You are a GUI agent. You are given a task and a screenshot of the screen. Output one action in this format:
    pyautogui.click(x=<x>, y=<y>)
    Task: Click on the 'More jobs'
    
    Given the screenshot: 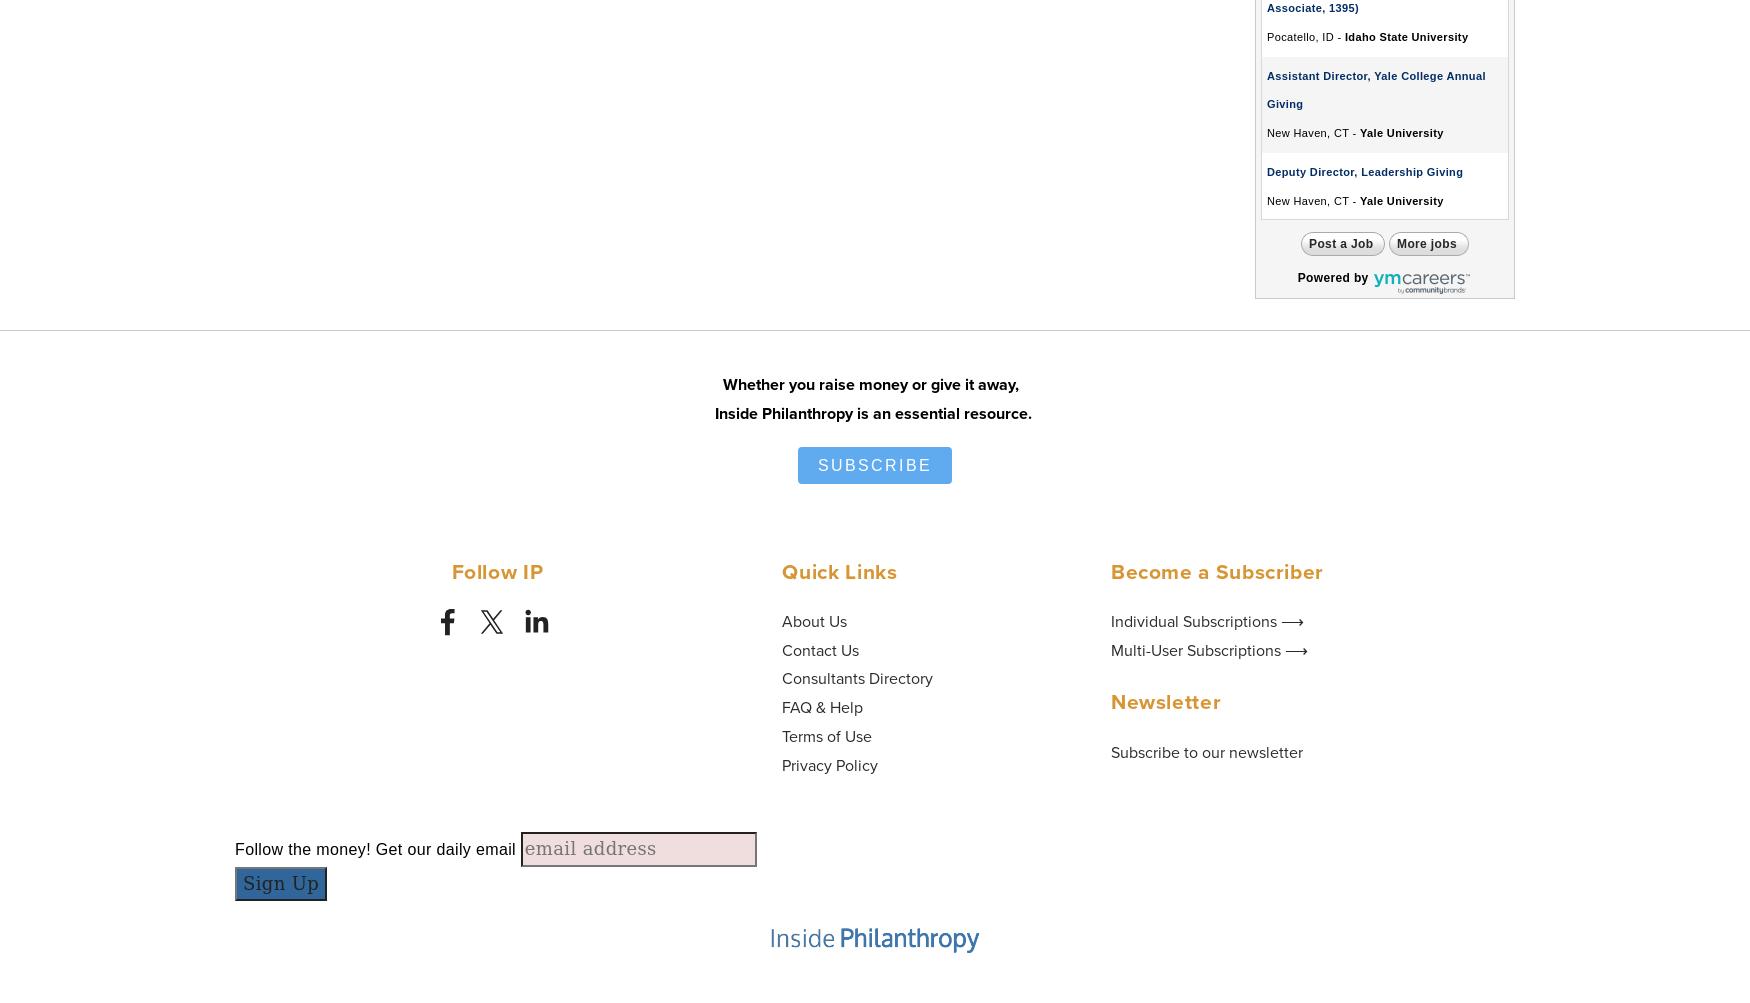 What is the action you would take?
    pyautogui.click(x=1425, y=244)
    